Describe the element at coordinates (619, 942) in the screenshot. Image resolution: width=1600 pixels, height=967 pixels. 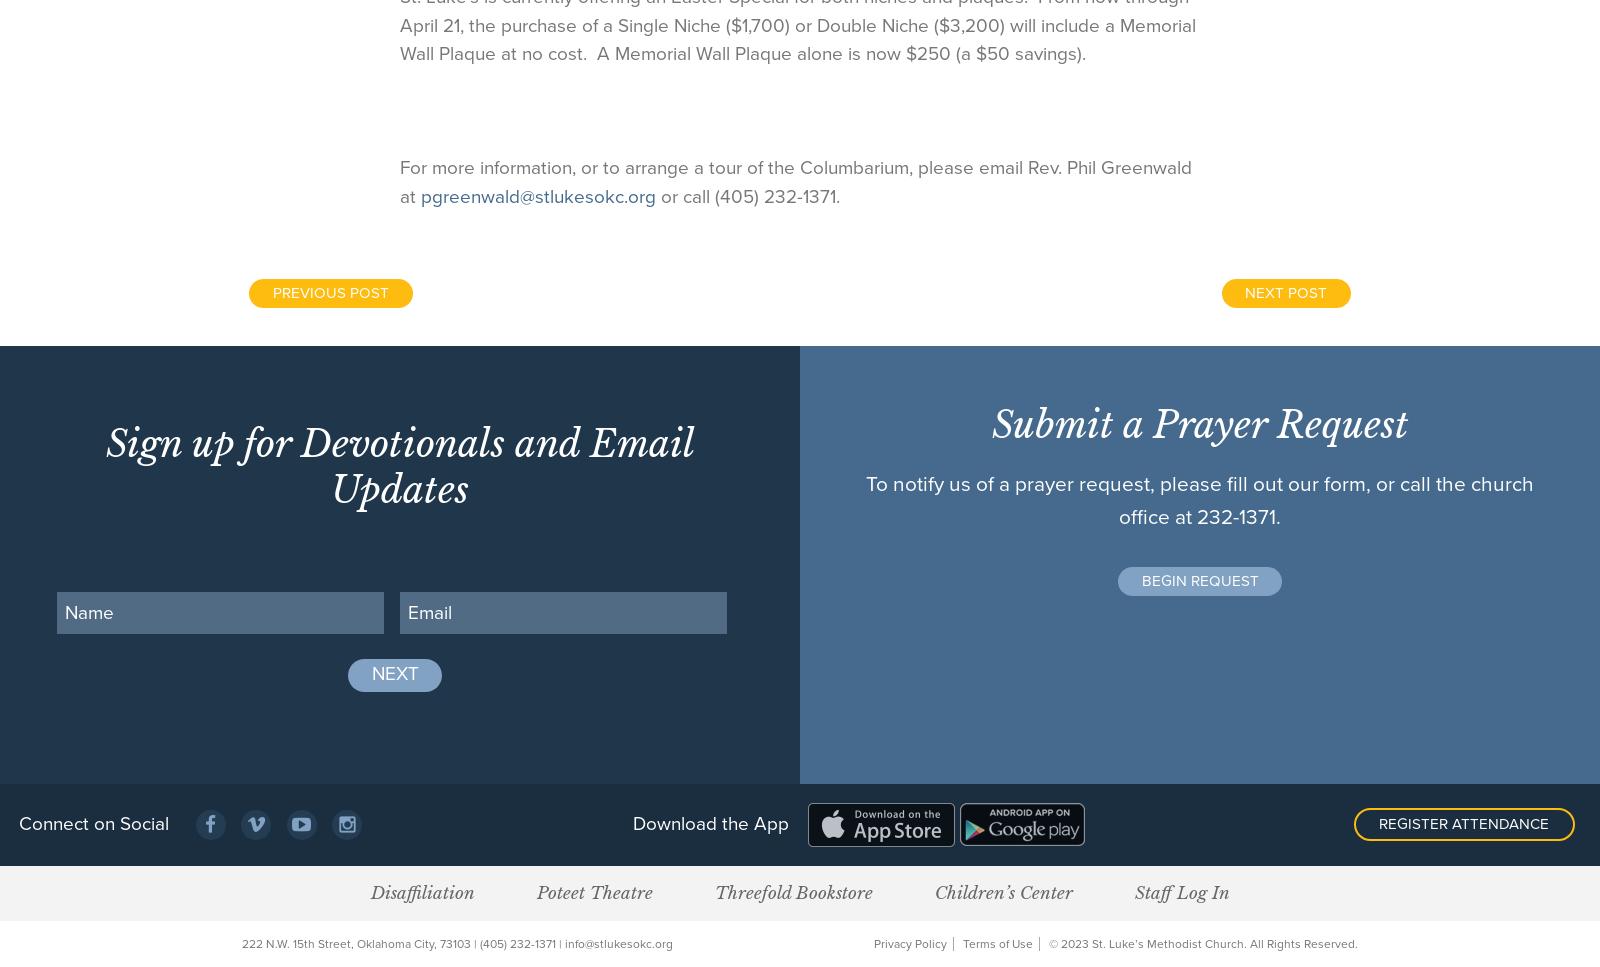
I see `'info@stlukesokc.org'` at that location.